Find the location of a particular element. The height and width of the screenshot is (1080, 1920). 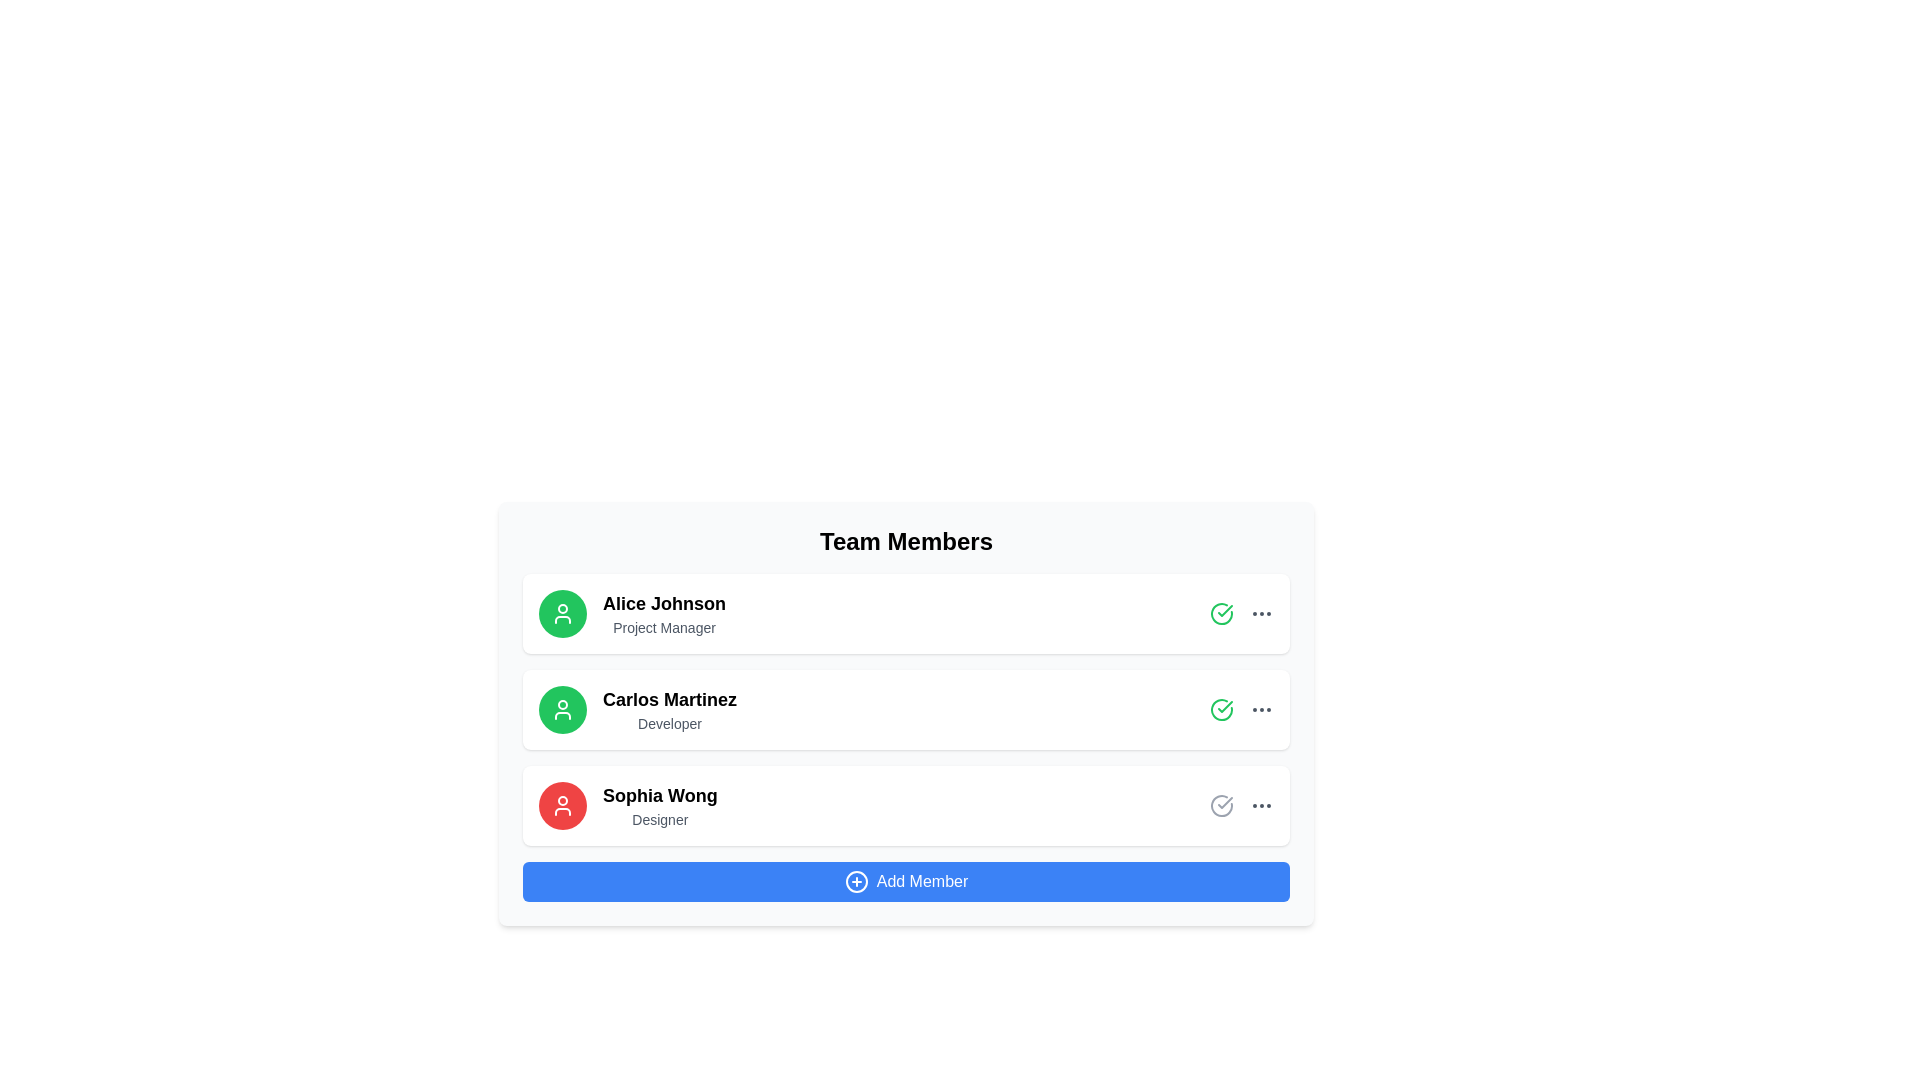

the Action indicator with a green checkmark and three horizontal gray dots located at the far-right end of the 'Carlos Martinez Developer' section is located at coordinates (1241, 708).